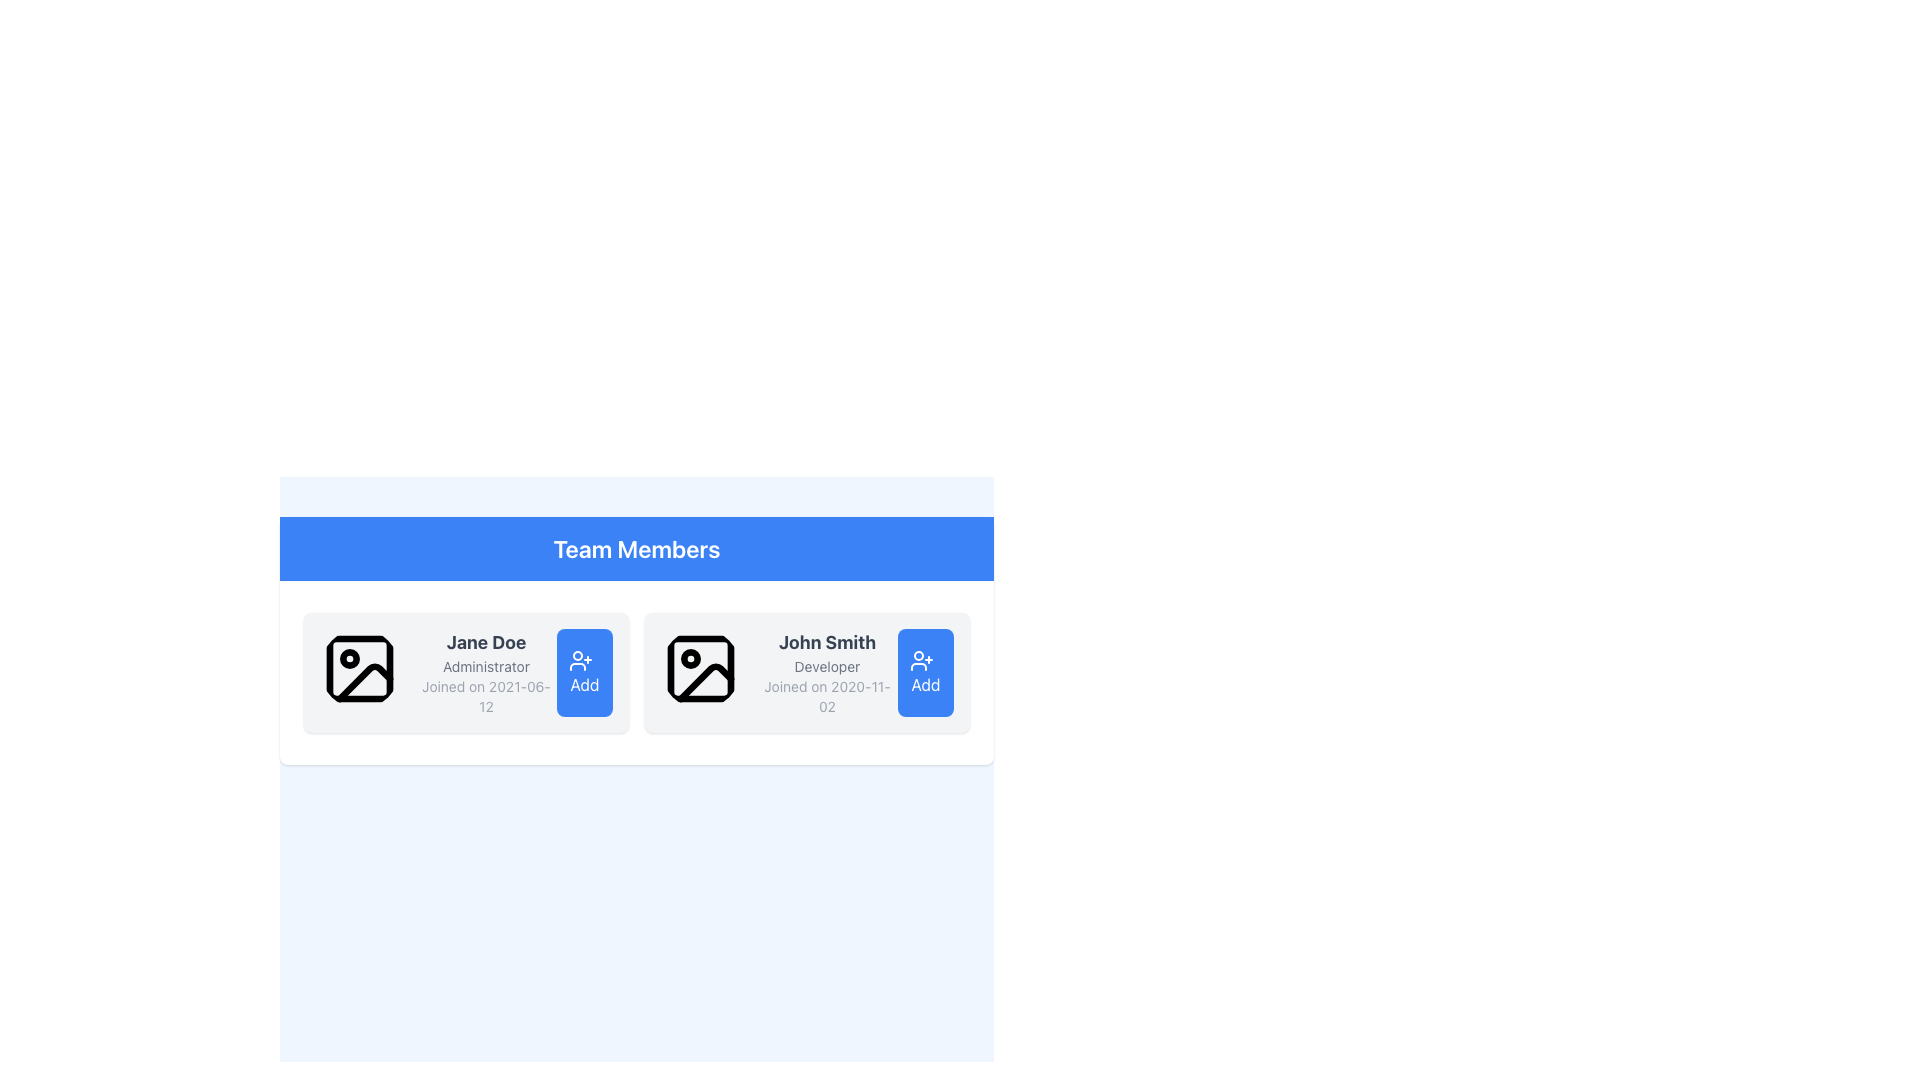 Image resolution: width=1920 pixels, height=1080 pixels. Describe the element at coordinates (700, 668) in the screenshot. I see `the decorative SVG rectangle with rounded corners that is part of the 'John Smith' profile icon, located in the upper-left region of the image icon` at that location.